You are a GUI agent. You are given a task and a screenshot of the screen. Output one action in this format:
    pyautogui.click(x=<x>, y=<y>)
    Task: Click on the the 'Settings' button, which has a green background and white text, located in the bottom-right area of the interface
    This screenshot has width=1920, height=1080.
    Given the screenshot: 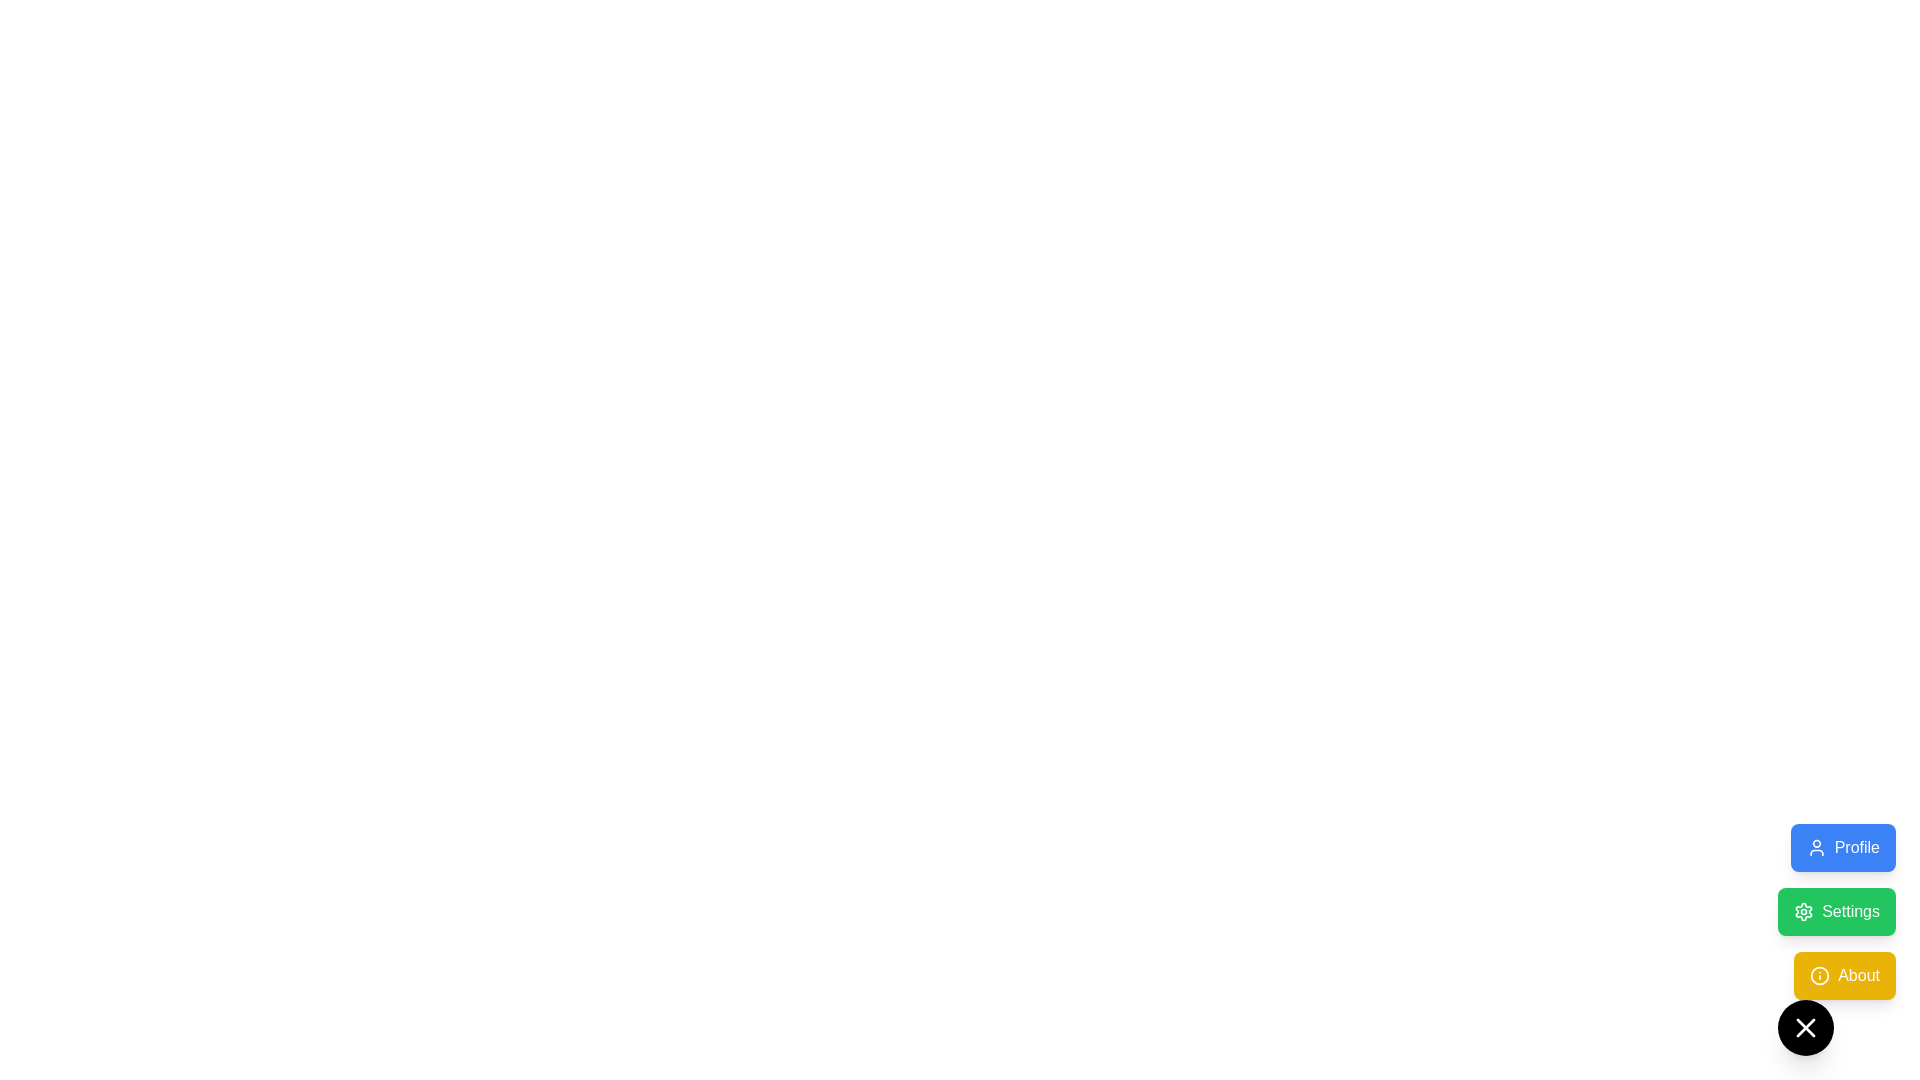 What is the action you would take?
    pyautogui.click(x=1837, y=940)
    